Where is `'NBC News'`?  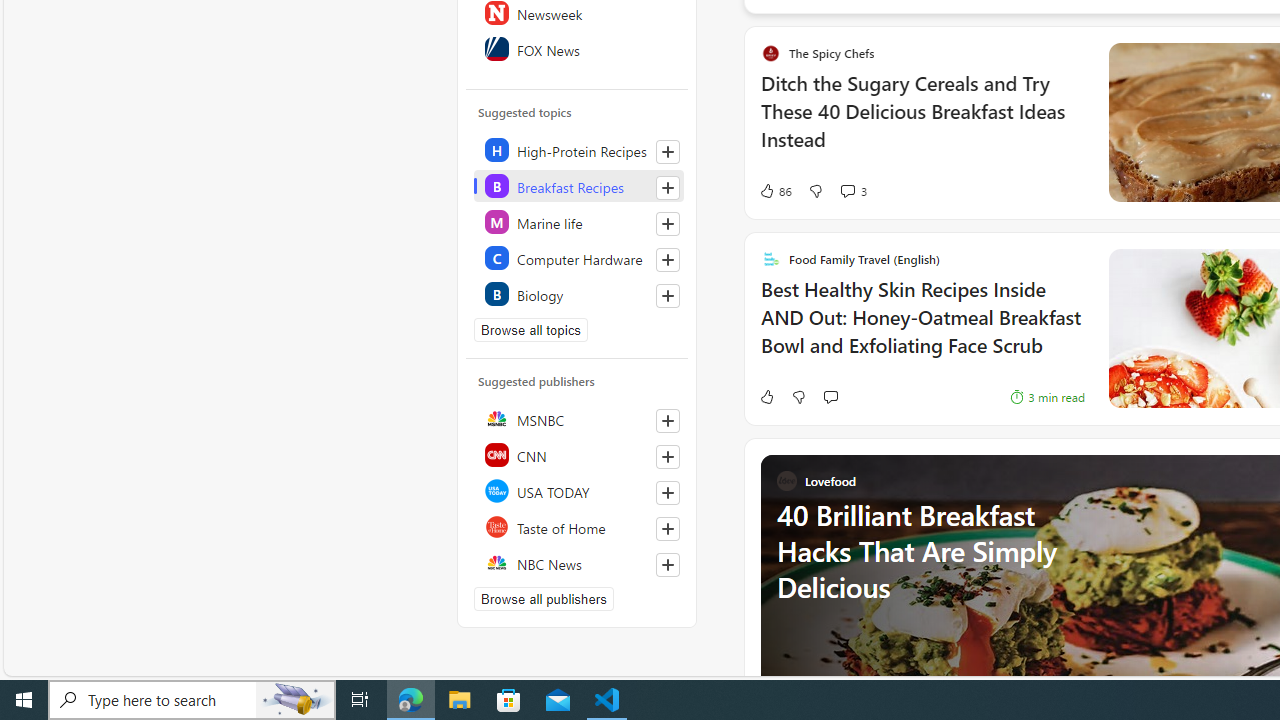 'NBC News' is located at coordinates (577, 563).